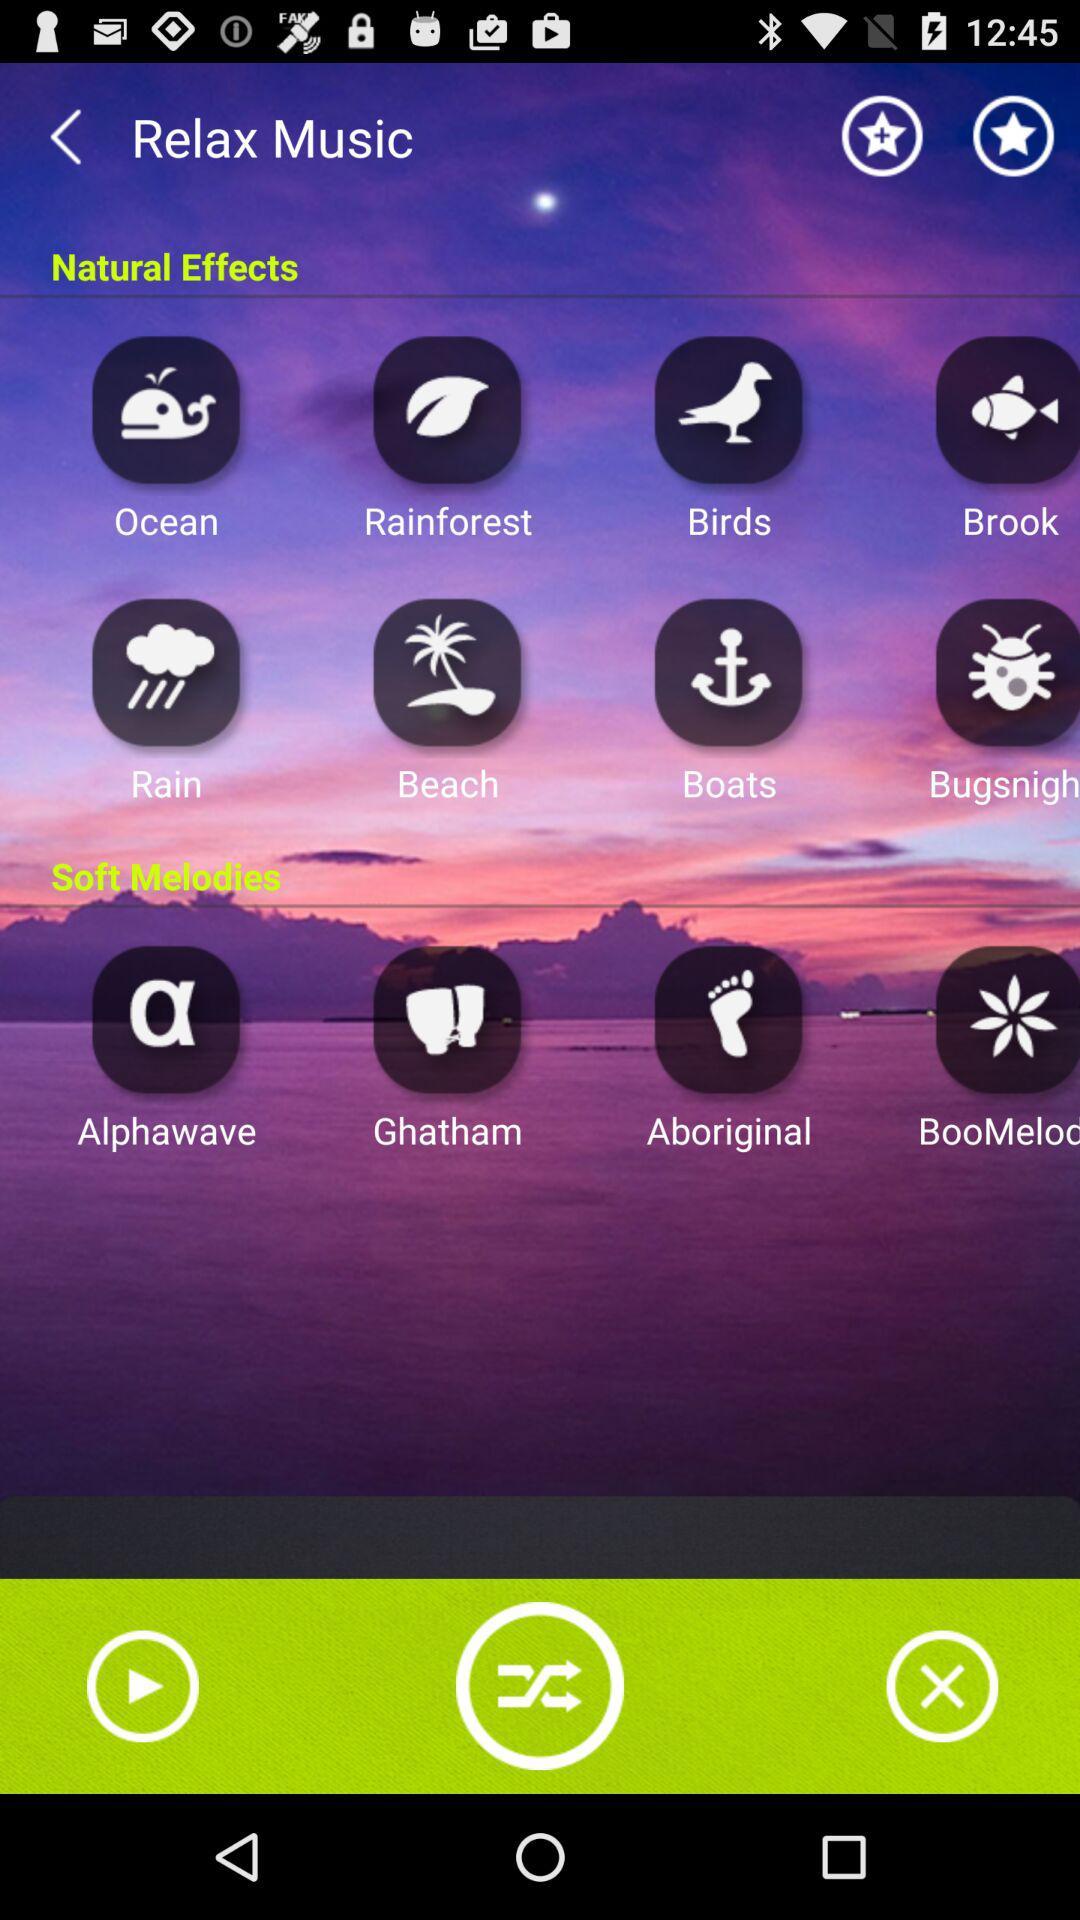 This screenshot has width=1080, height=1920. What do you see at coordinates (1014, 135) in the screenshot?
I see `favorites` at bounding box center [1014, 135].